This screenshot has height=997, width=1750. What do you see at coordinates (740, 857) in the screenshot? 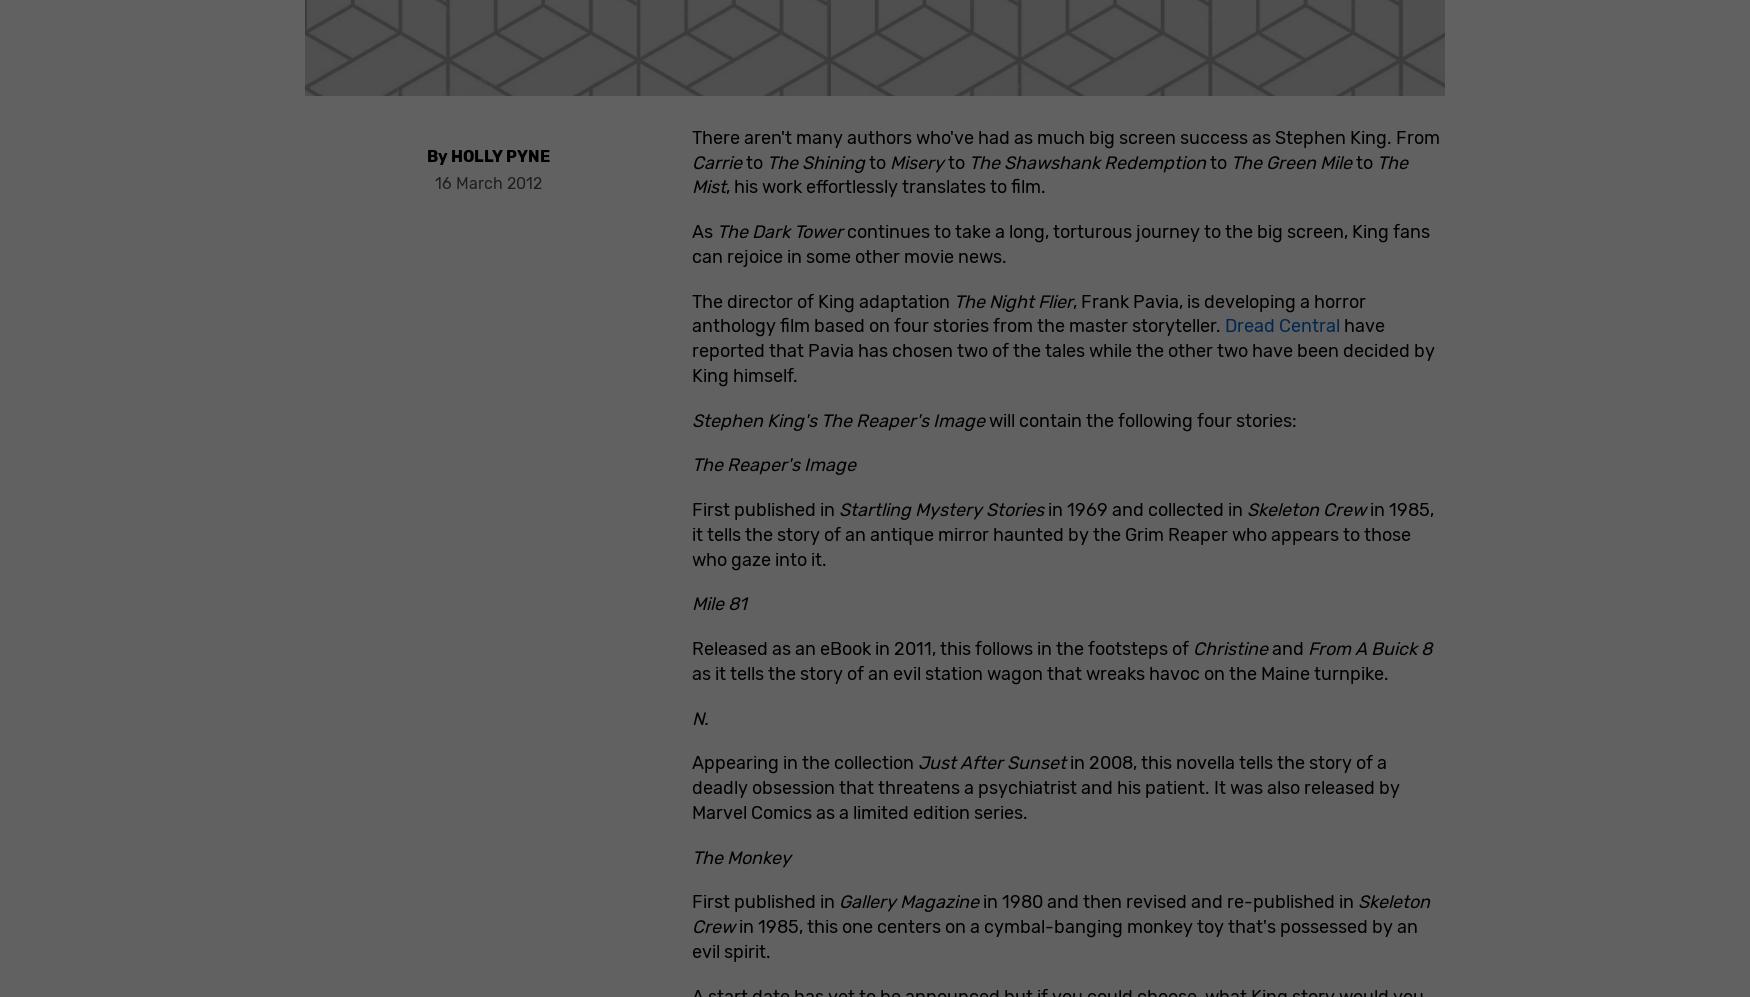
I see `'The Monkey'` at bounding box center [740, 857].